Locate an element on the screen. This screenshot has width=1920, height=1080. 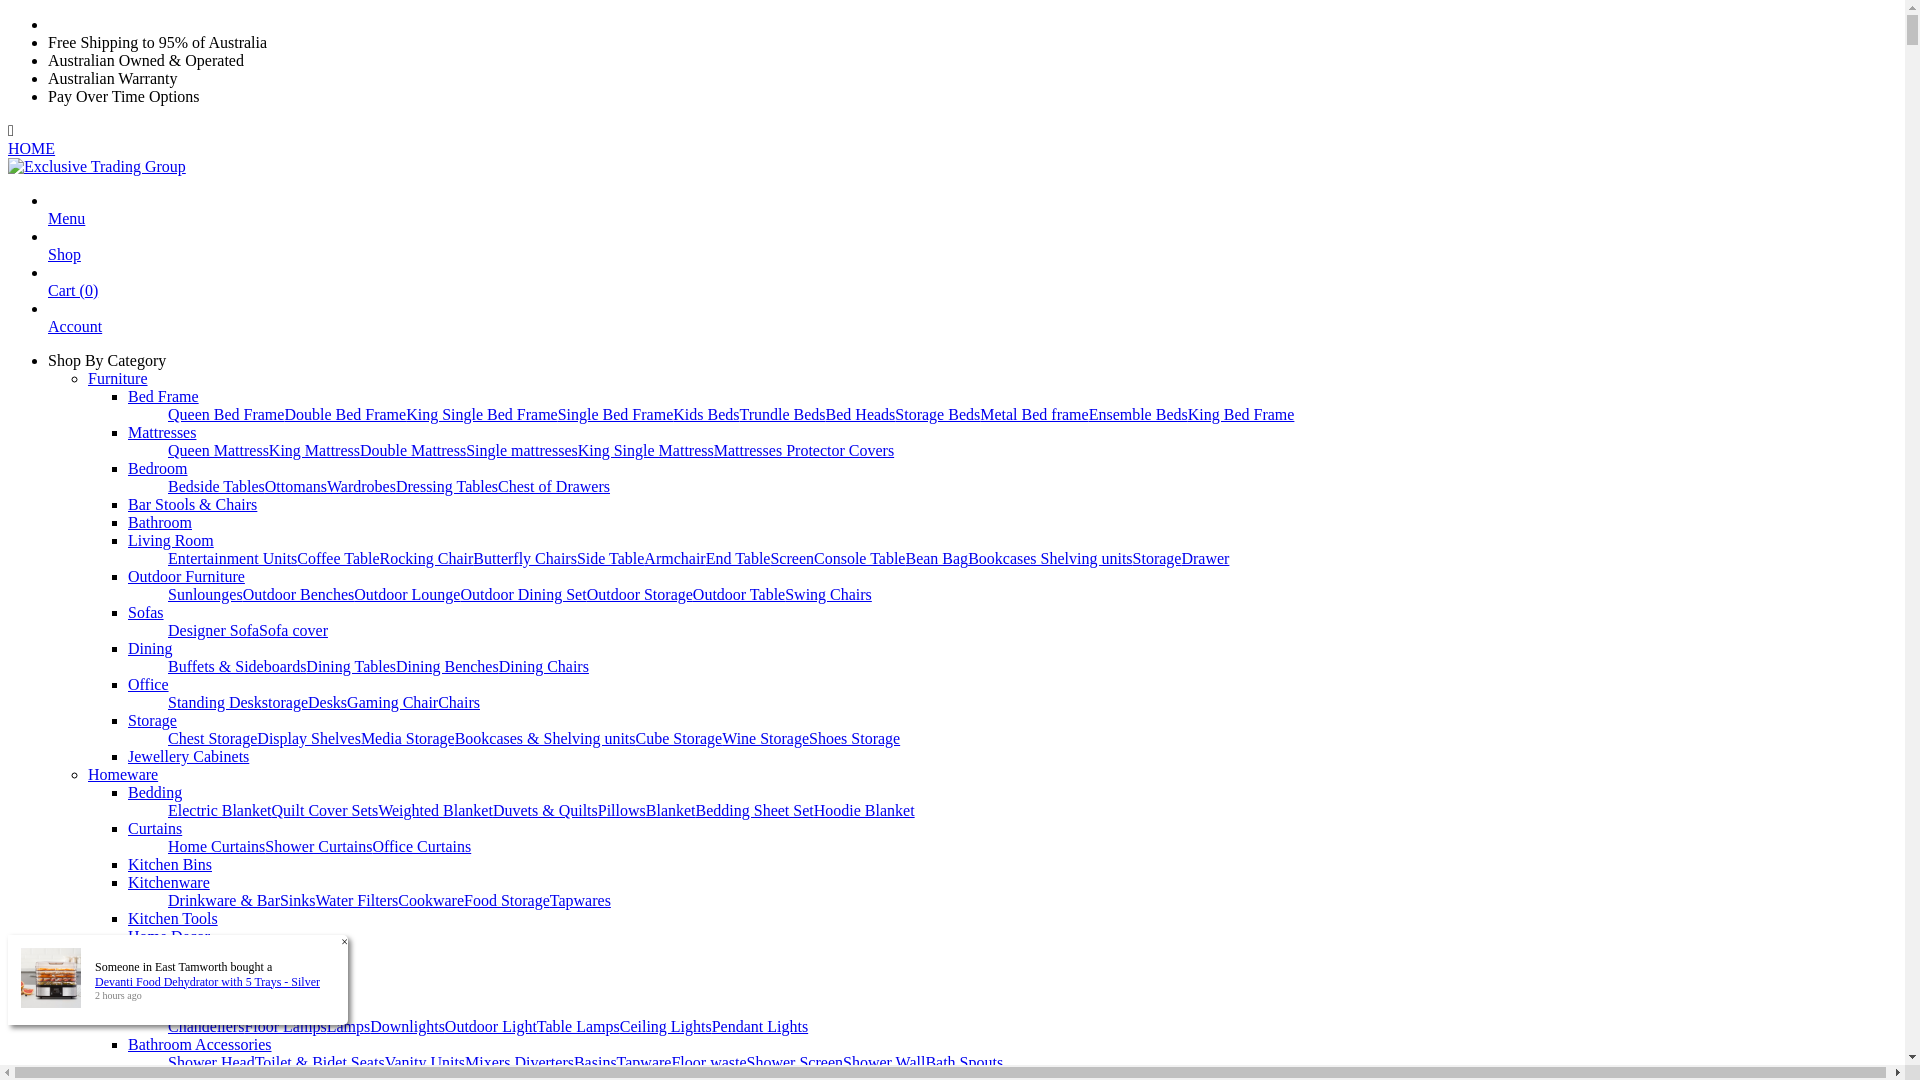
'Bathroom' is located at coordinates (127, 521).